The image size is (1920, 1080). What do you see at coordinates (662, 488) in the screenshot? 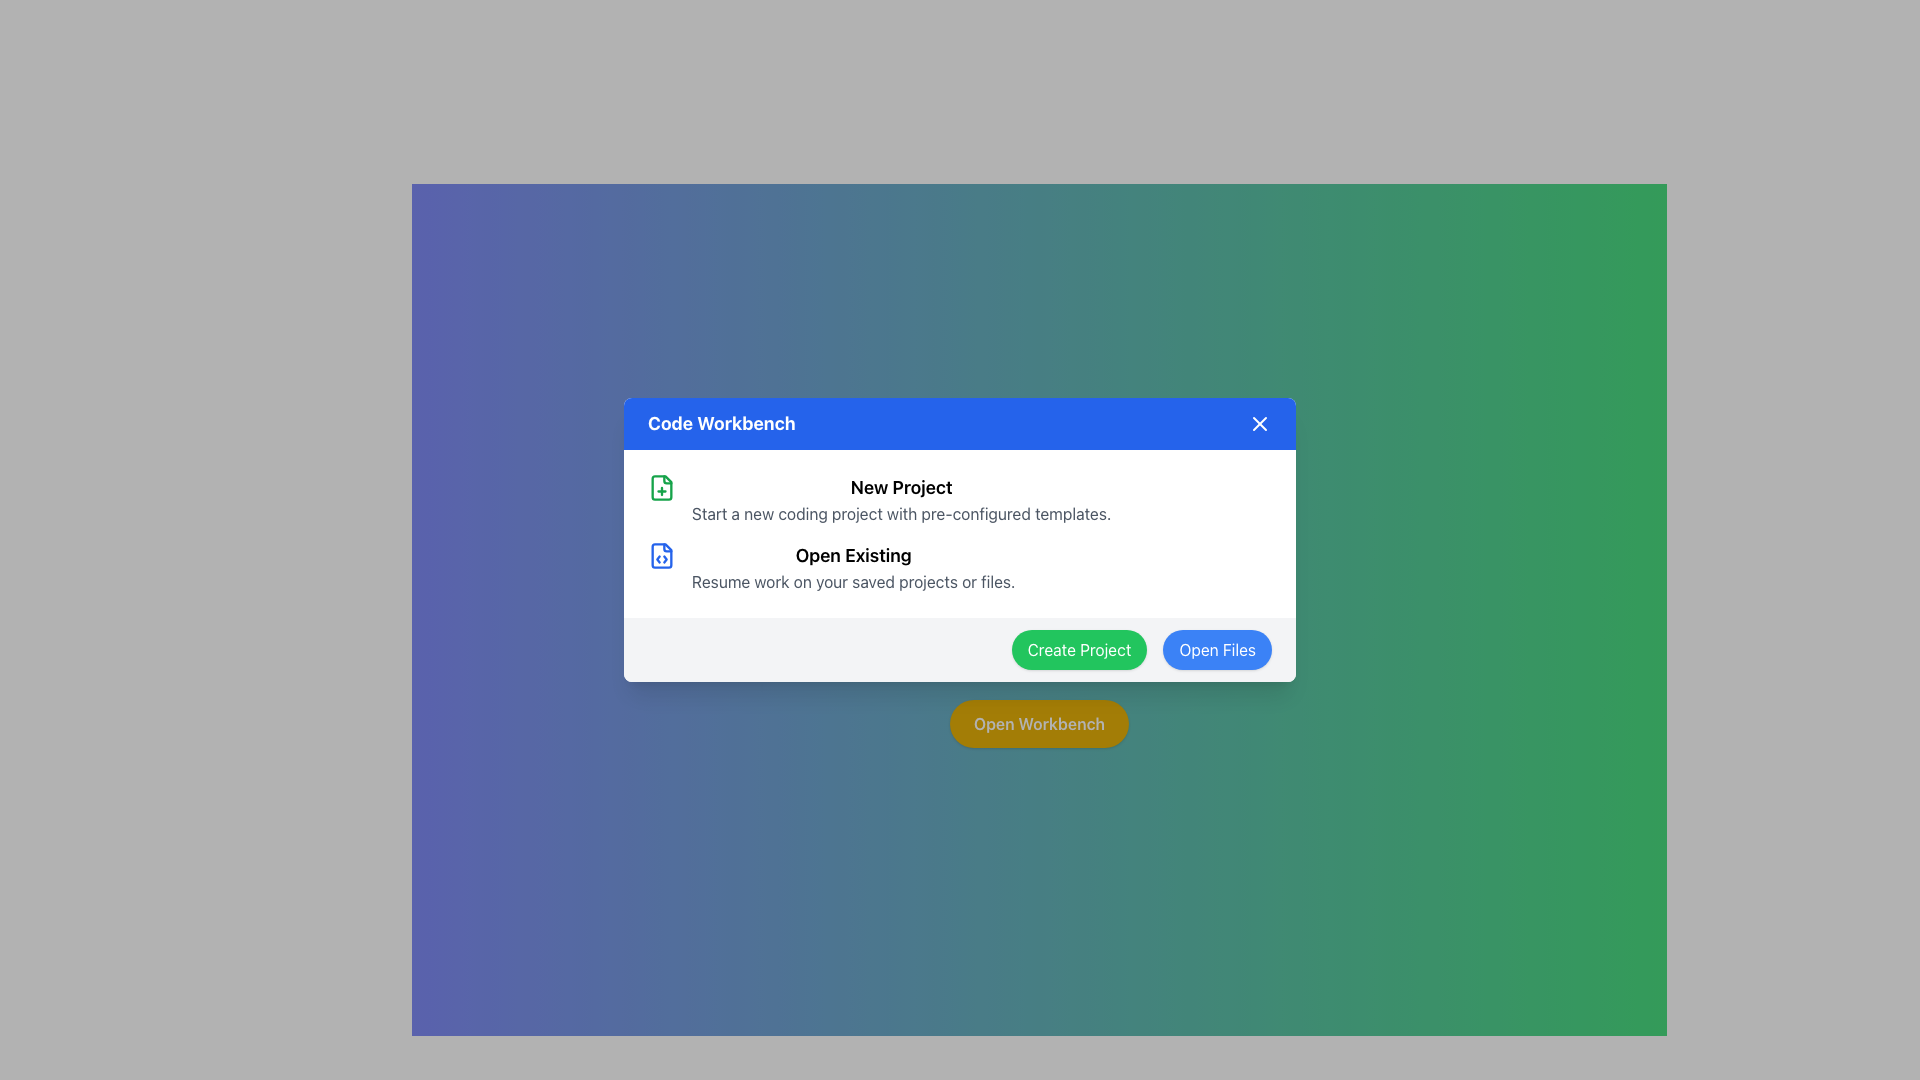
I see `the icon that visually identifies the creation of a new project, located in the 'Code Workbench' dialog box to the left of the 'New Project' text` at bounding box center [662, 488].